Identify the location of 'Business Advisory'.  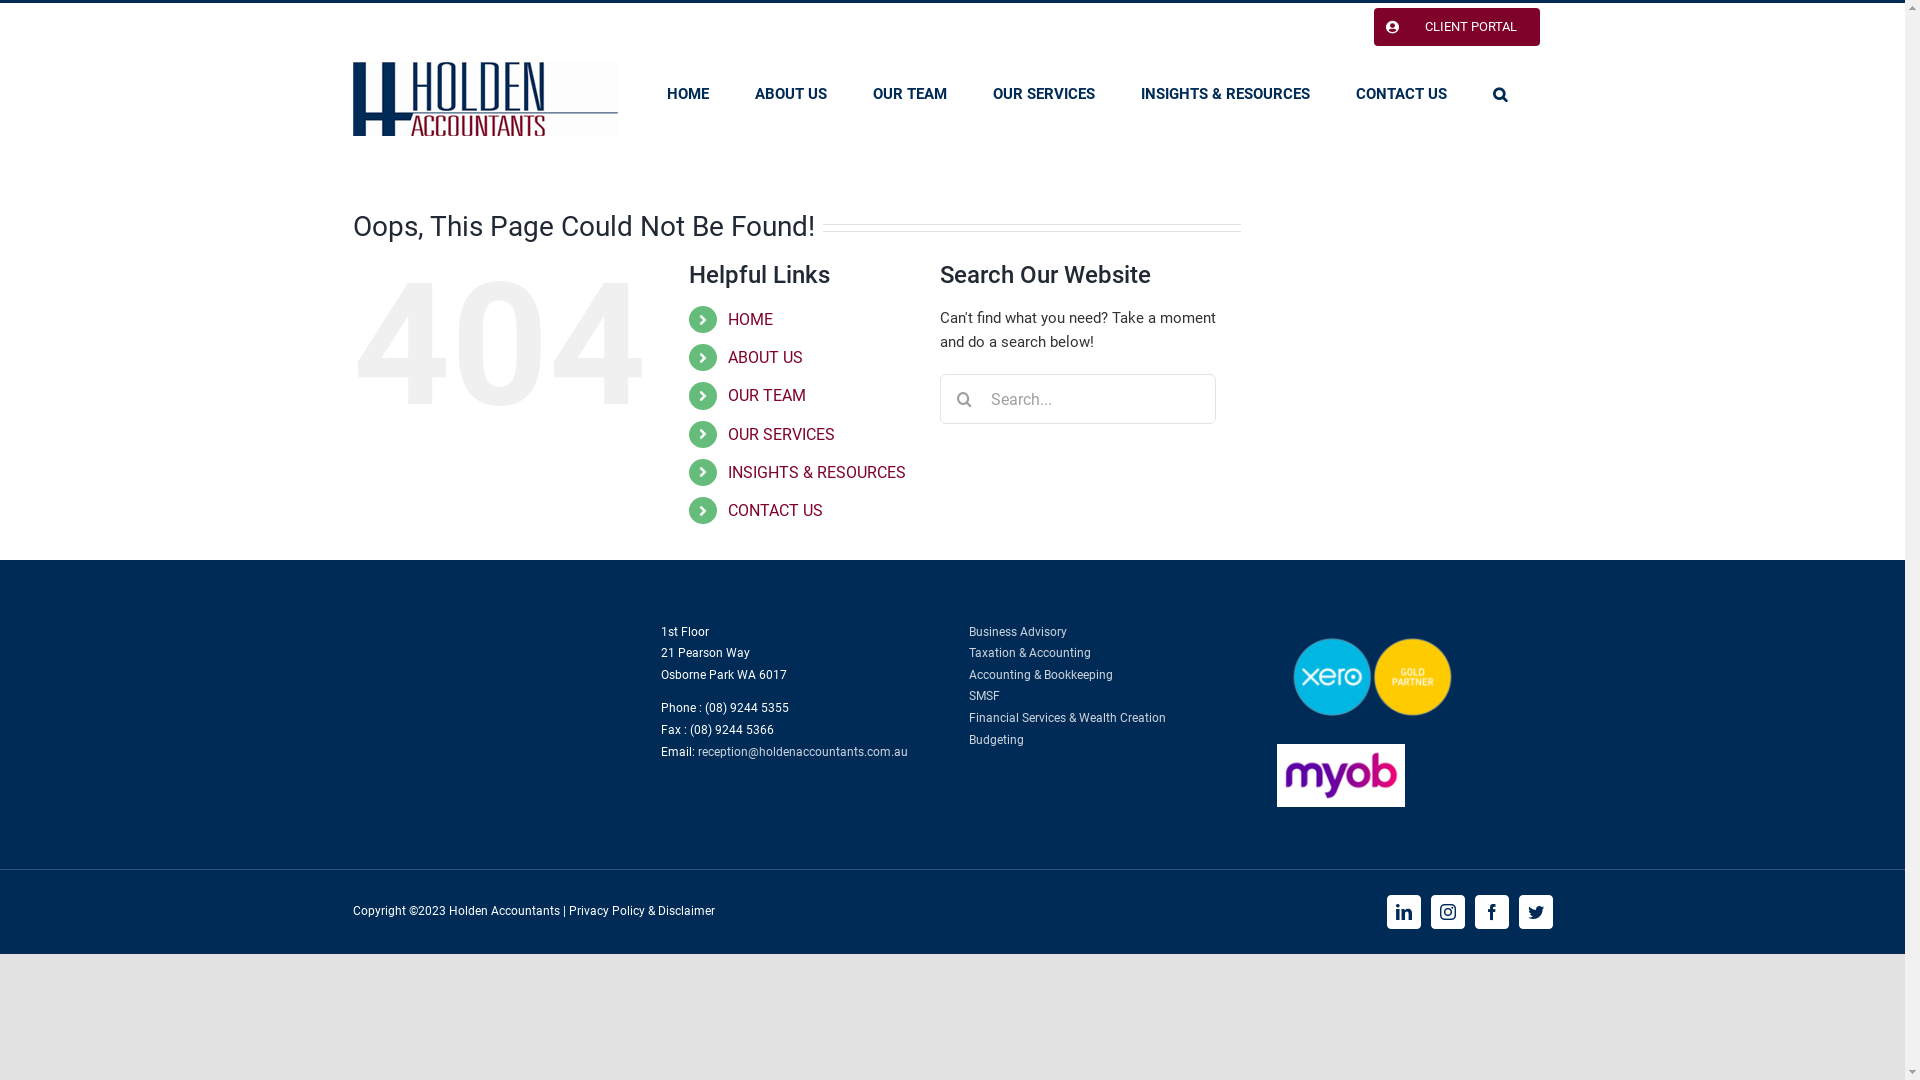
(1017, 632).